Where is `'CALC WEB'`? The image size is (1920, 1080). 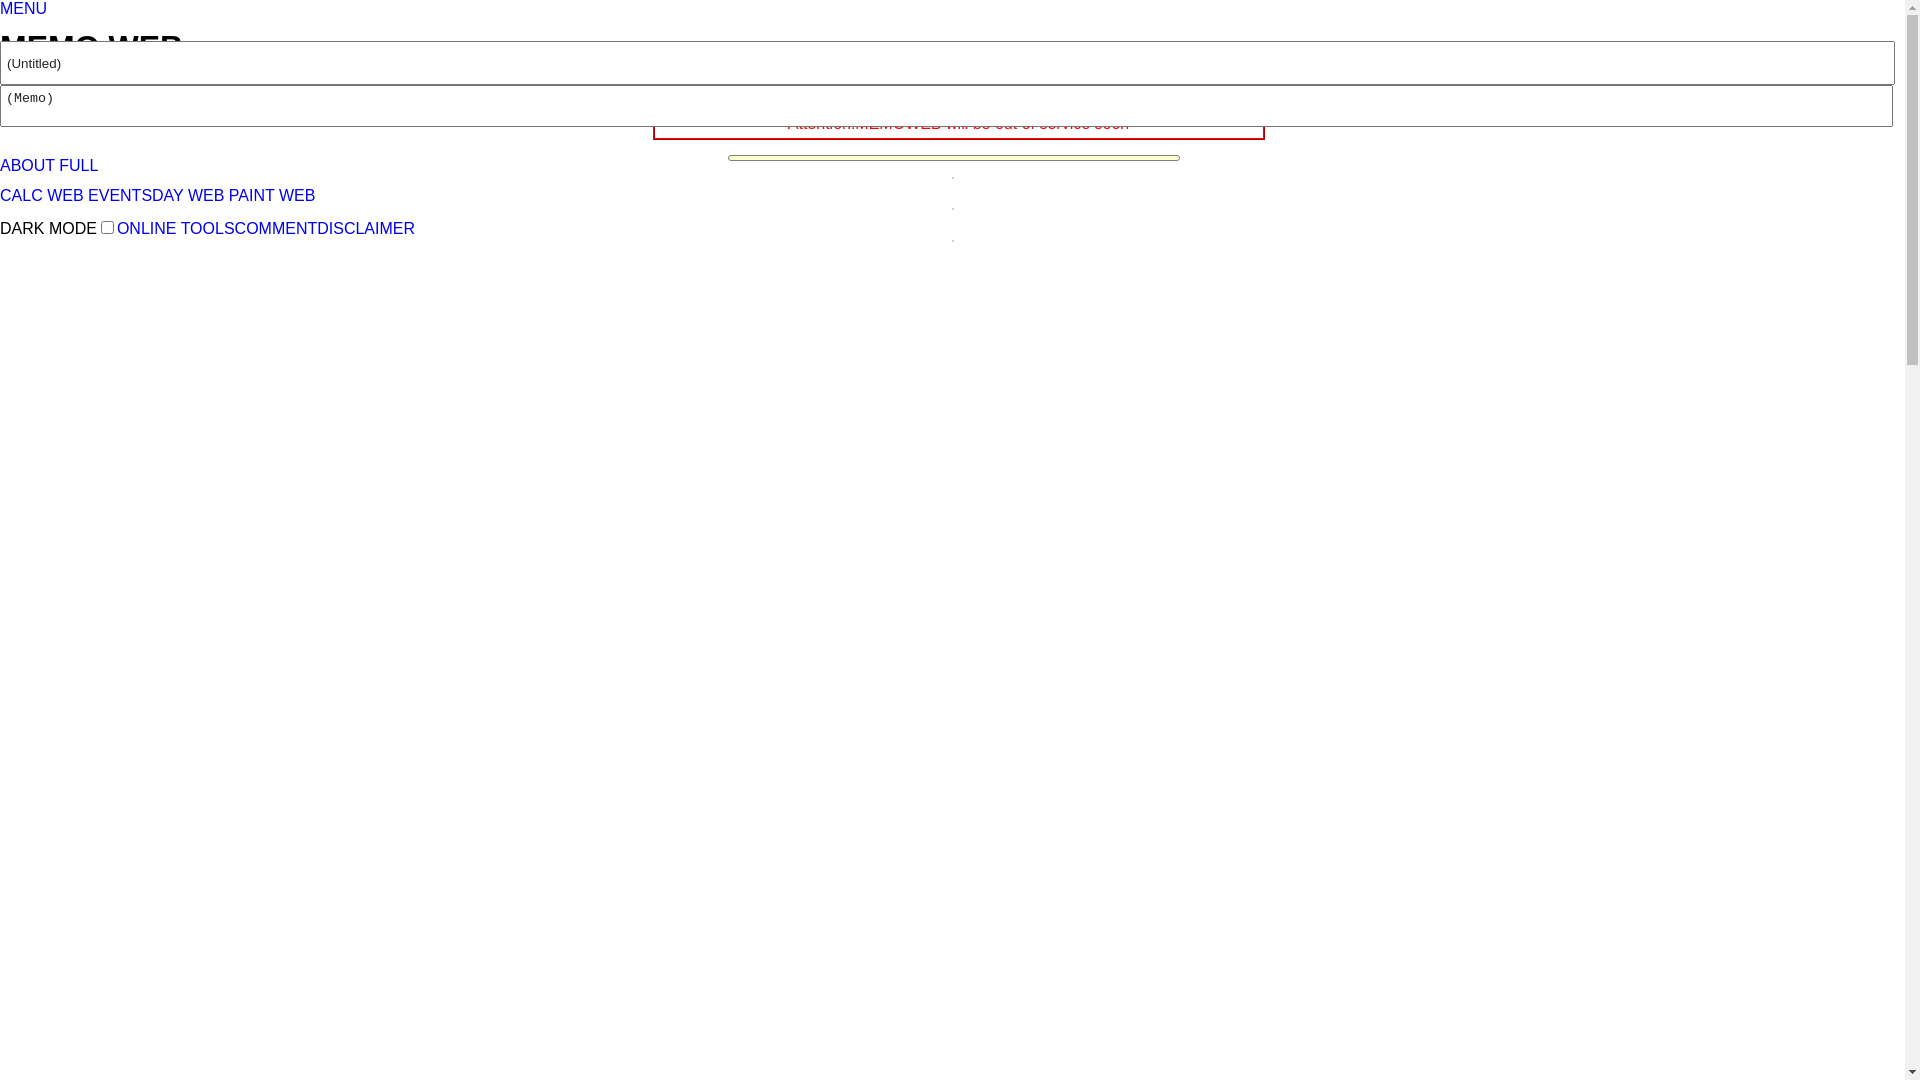 'CALC WEB' is located at coordinates (42, 195).